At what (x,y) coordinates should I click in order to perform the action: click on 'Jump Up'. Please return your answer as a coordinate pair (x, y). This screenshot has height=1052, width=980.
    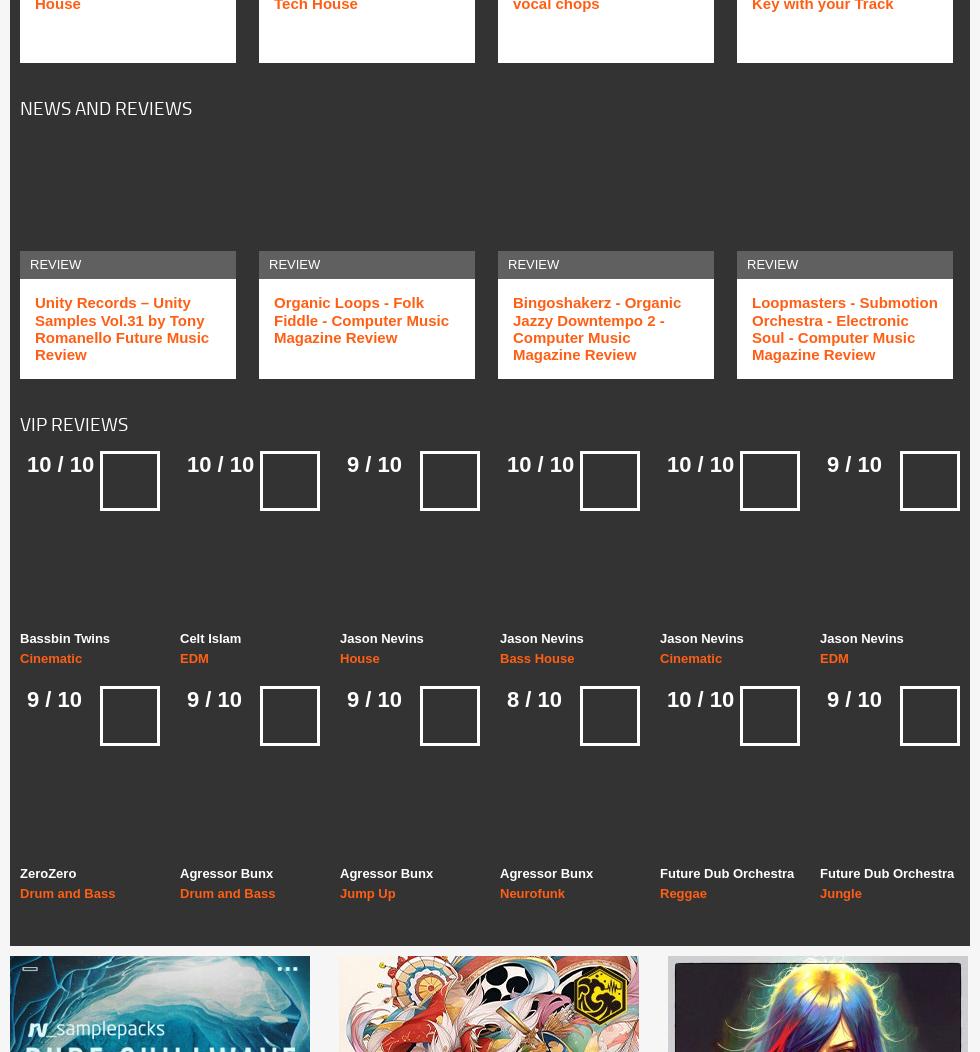
    Looking at the image, I should click on (367, 893).